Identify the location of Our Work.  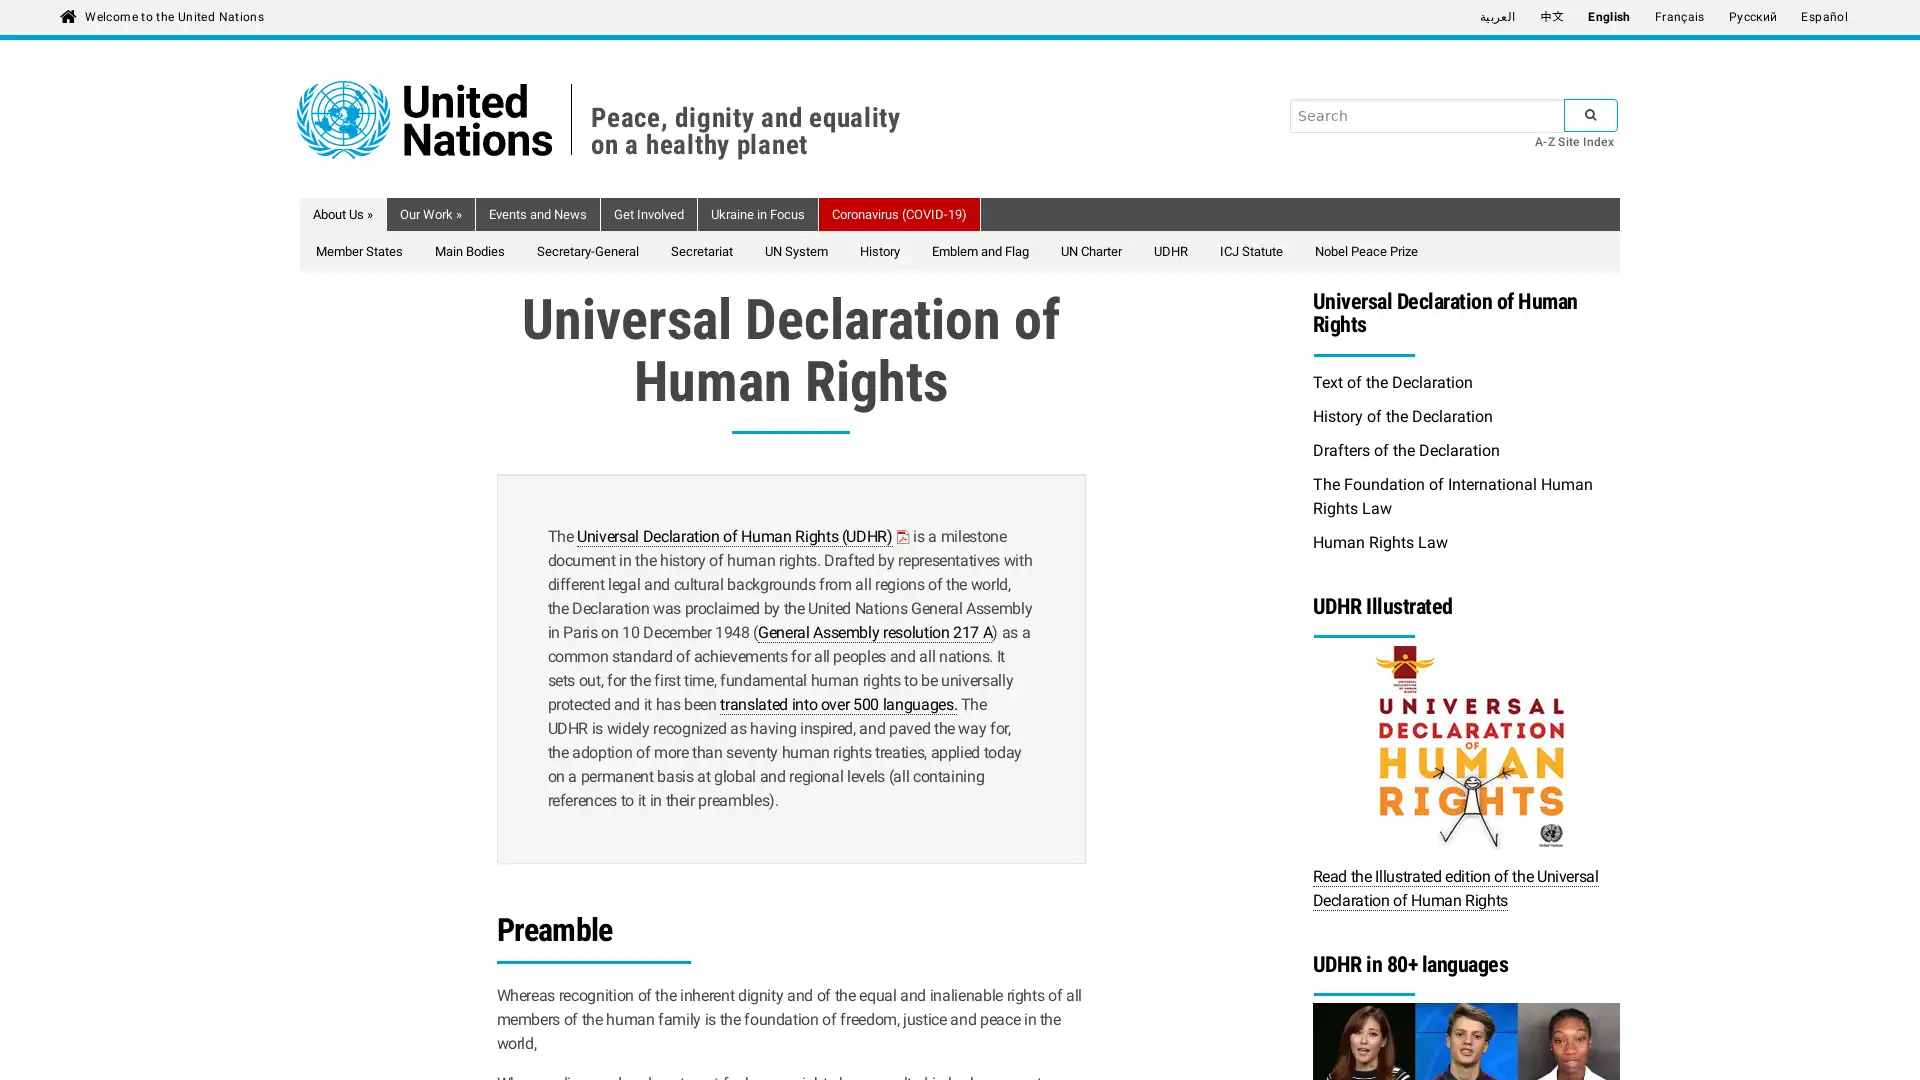
(430, 213).